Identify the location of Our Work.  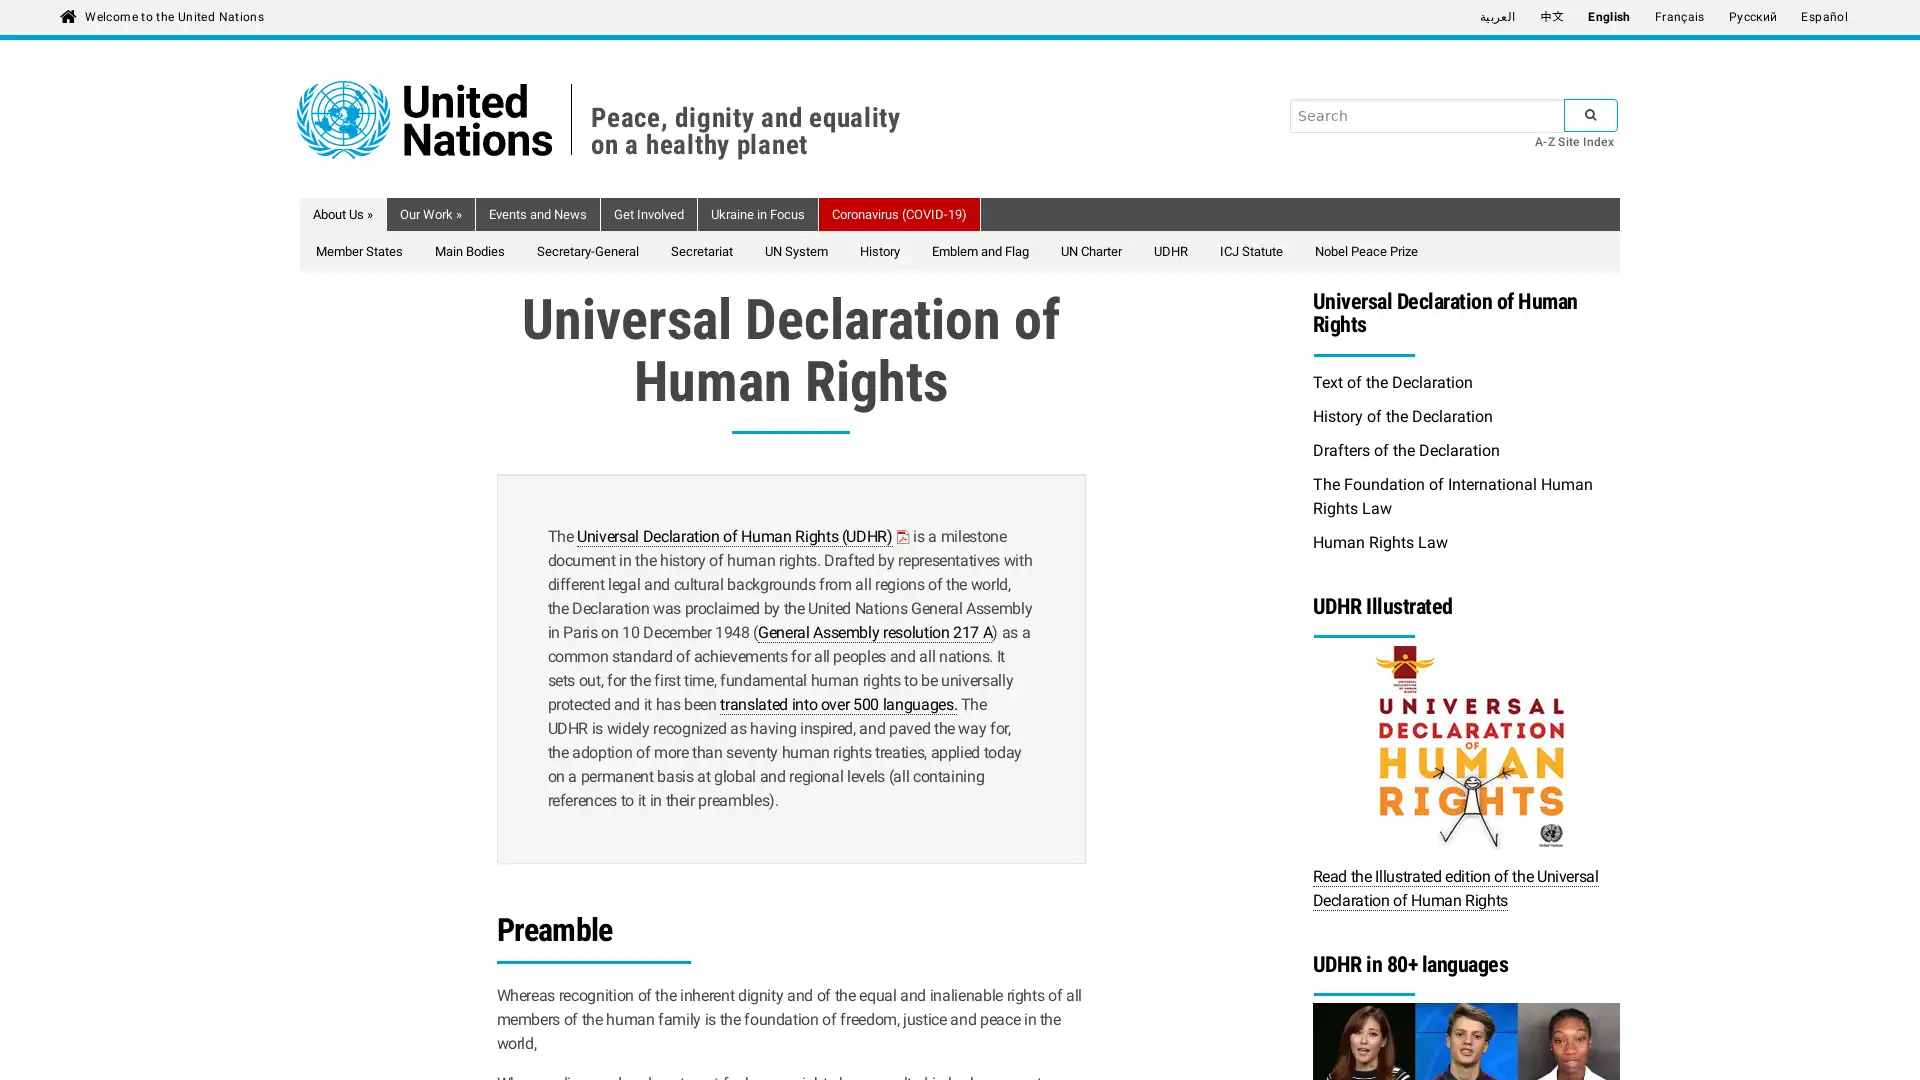
(430, 213).